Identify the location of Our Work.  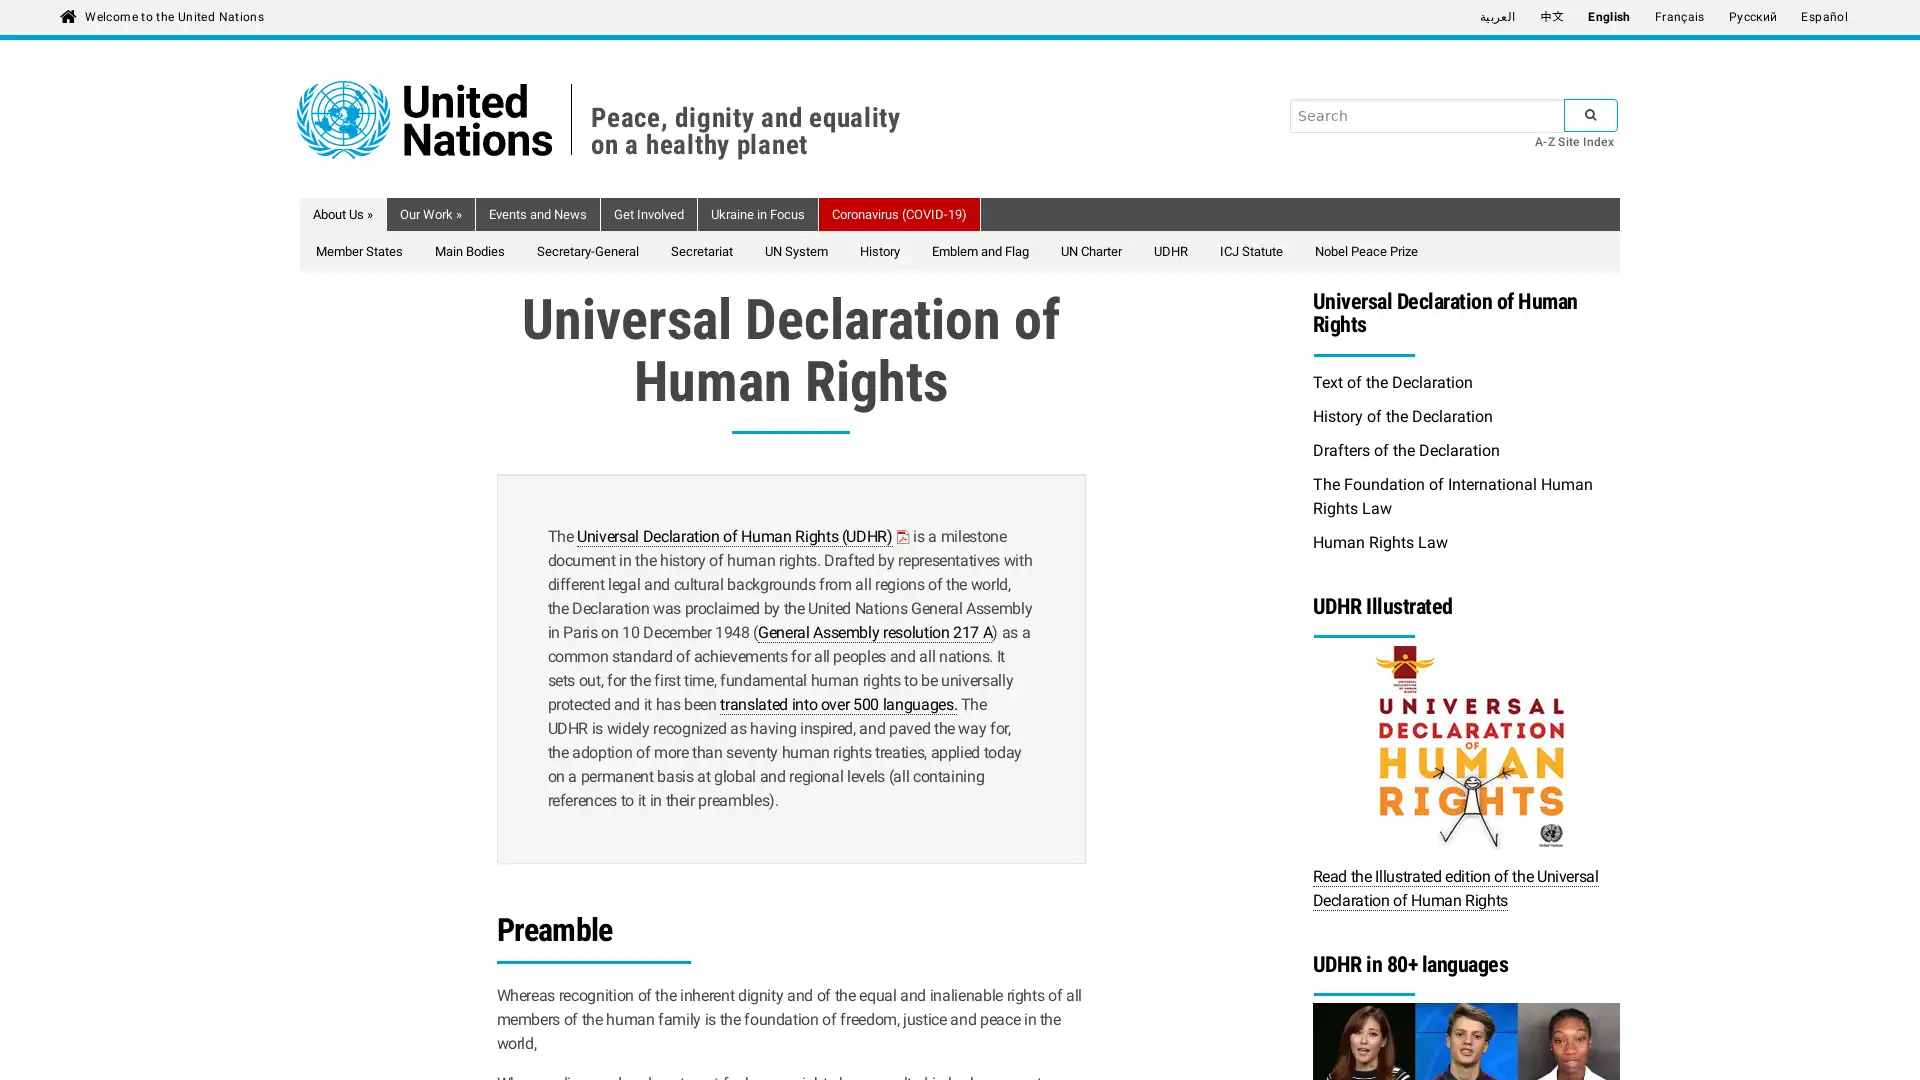
(430, 213).